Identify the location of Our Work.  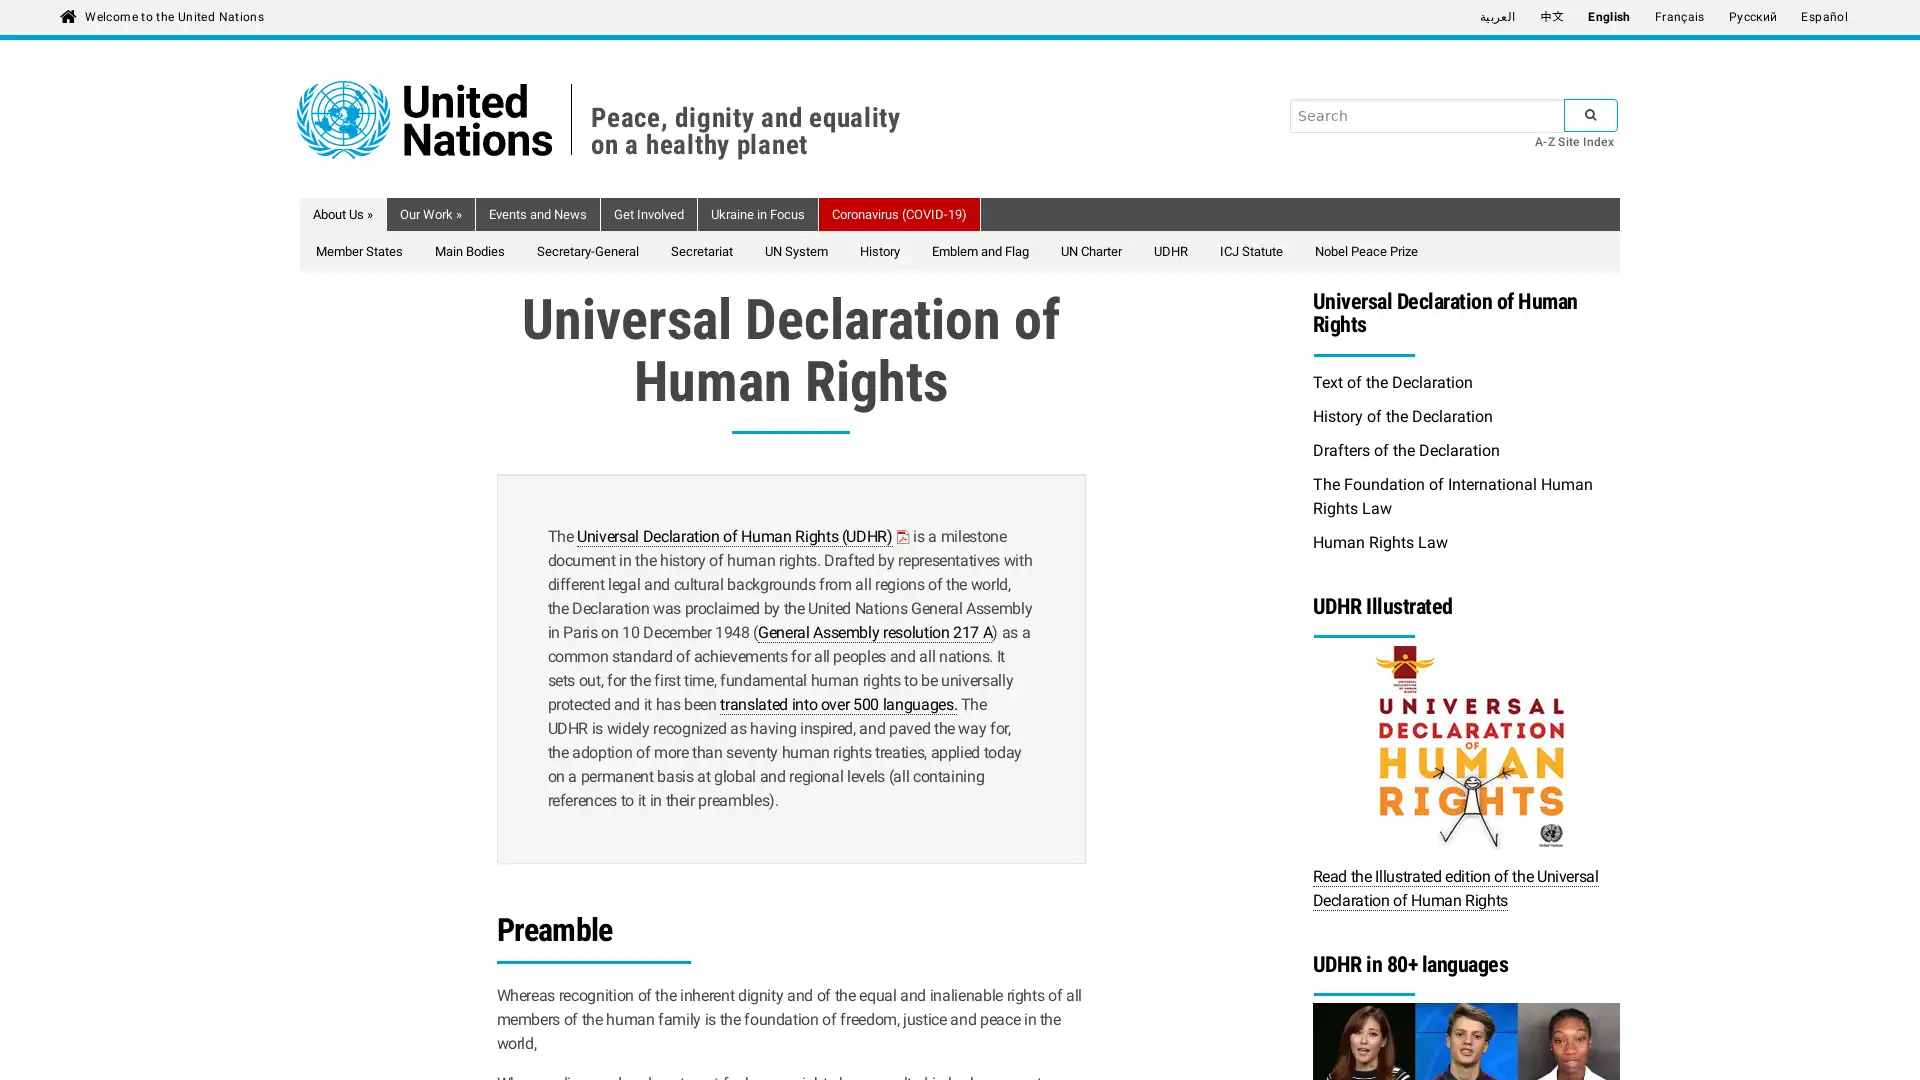
(430, 213).